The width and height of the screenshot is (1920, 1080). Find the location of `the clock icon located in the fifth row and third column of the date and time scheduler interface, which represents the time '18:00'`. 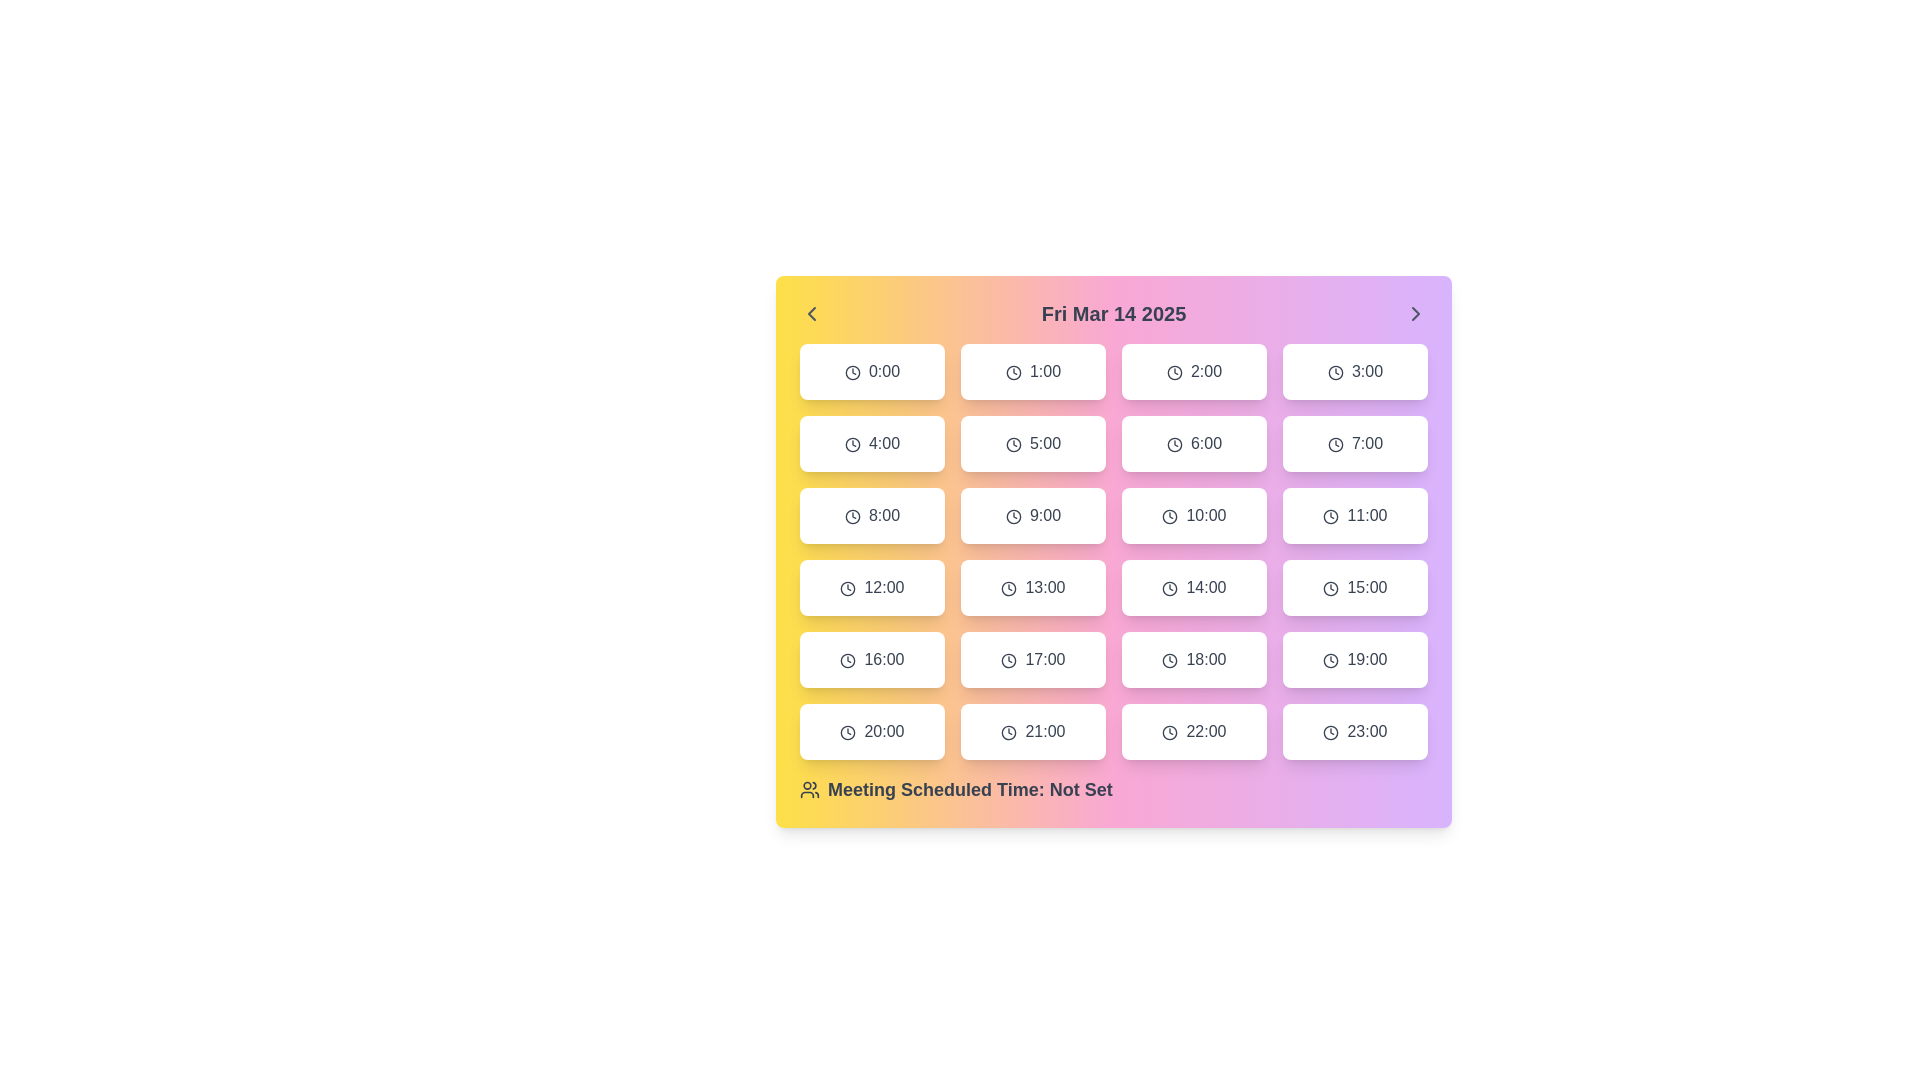

the clock icon located in the fifth row and third column of the date and time scheduler interface, which represents the time '18:00' is located at coordinates (1170, 660).